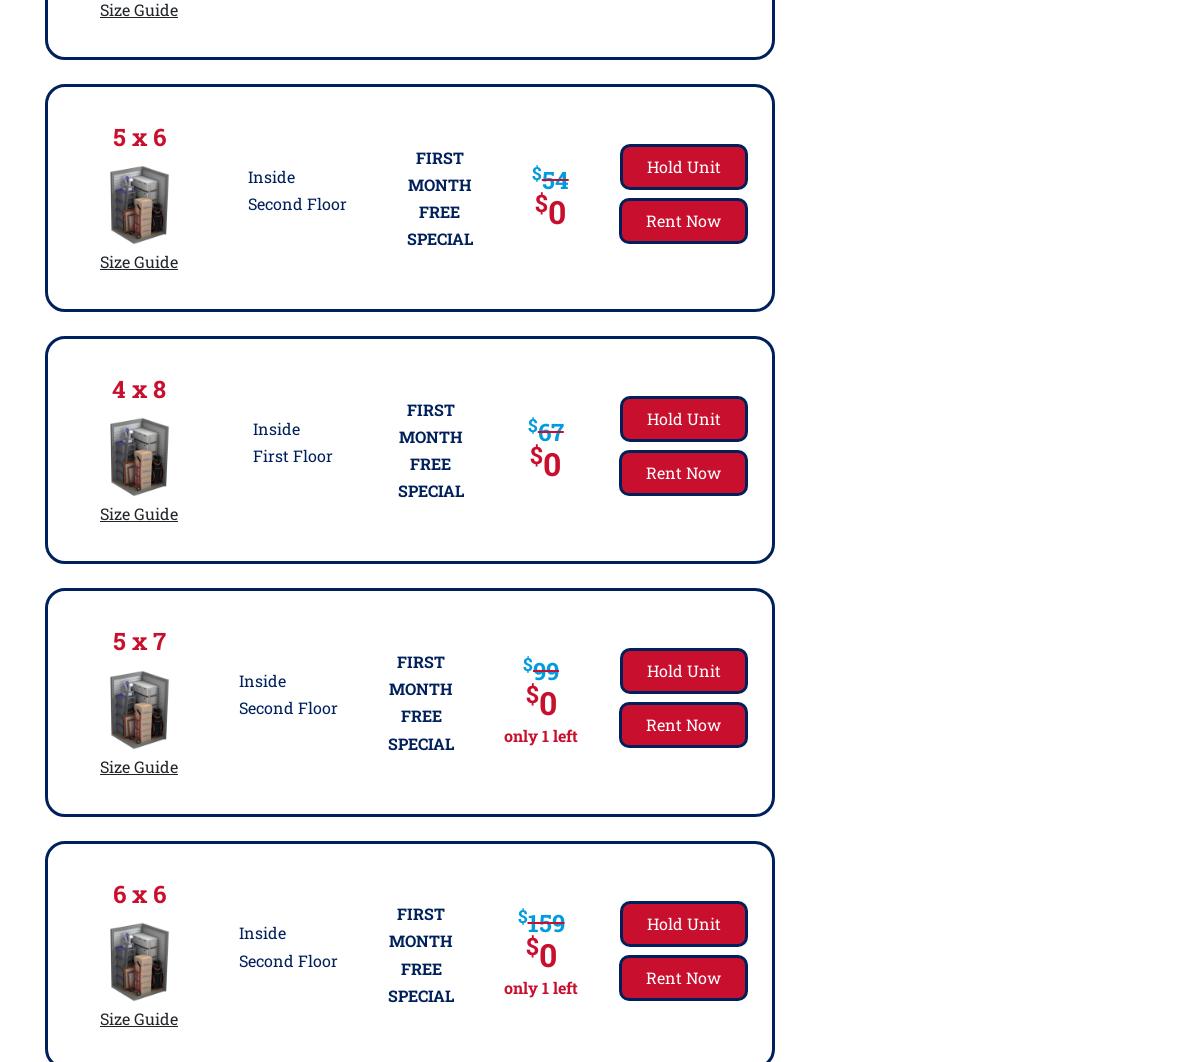 The height and width of the screenshot is (1062, 1200). What do you see at coordinates (138, 892) in the screenshot?
I see `'6 x 6'` at bounding box center [138, 892].